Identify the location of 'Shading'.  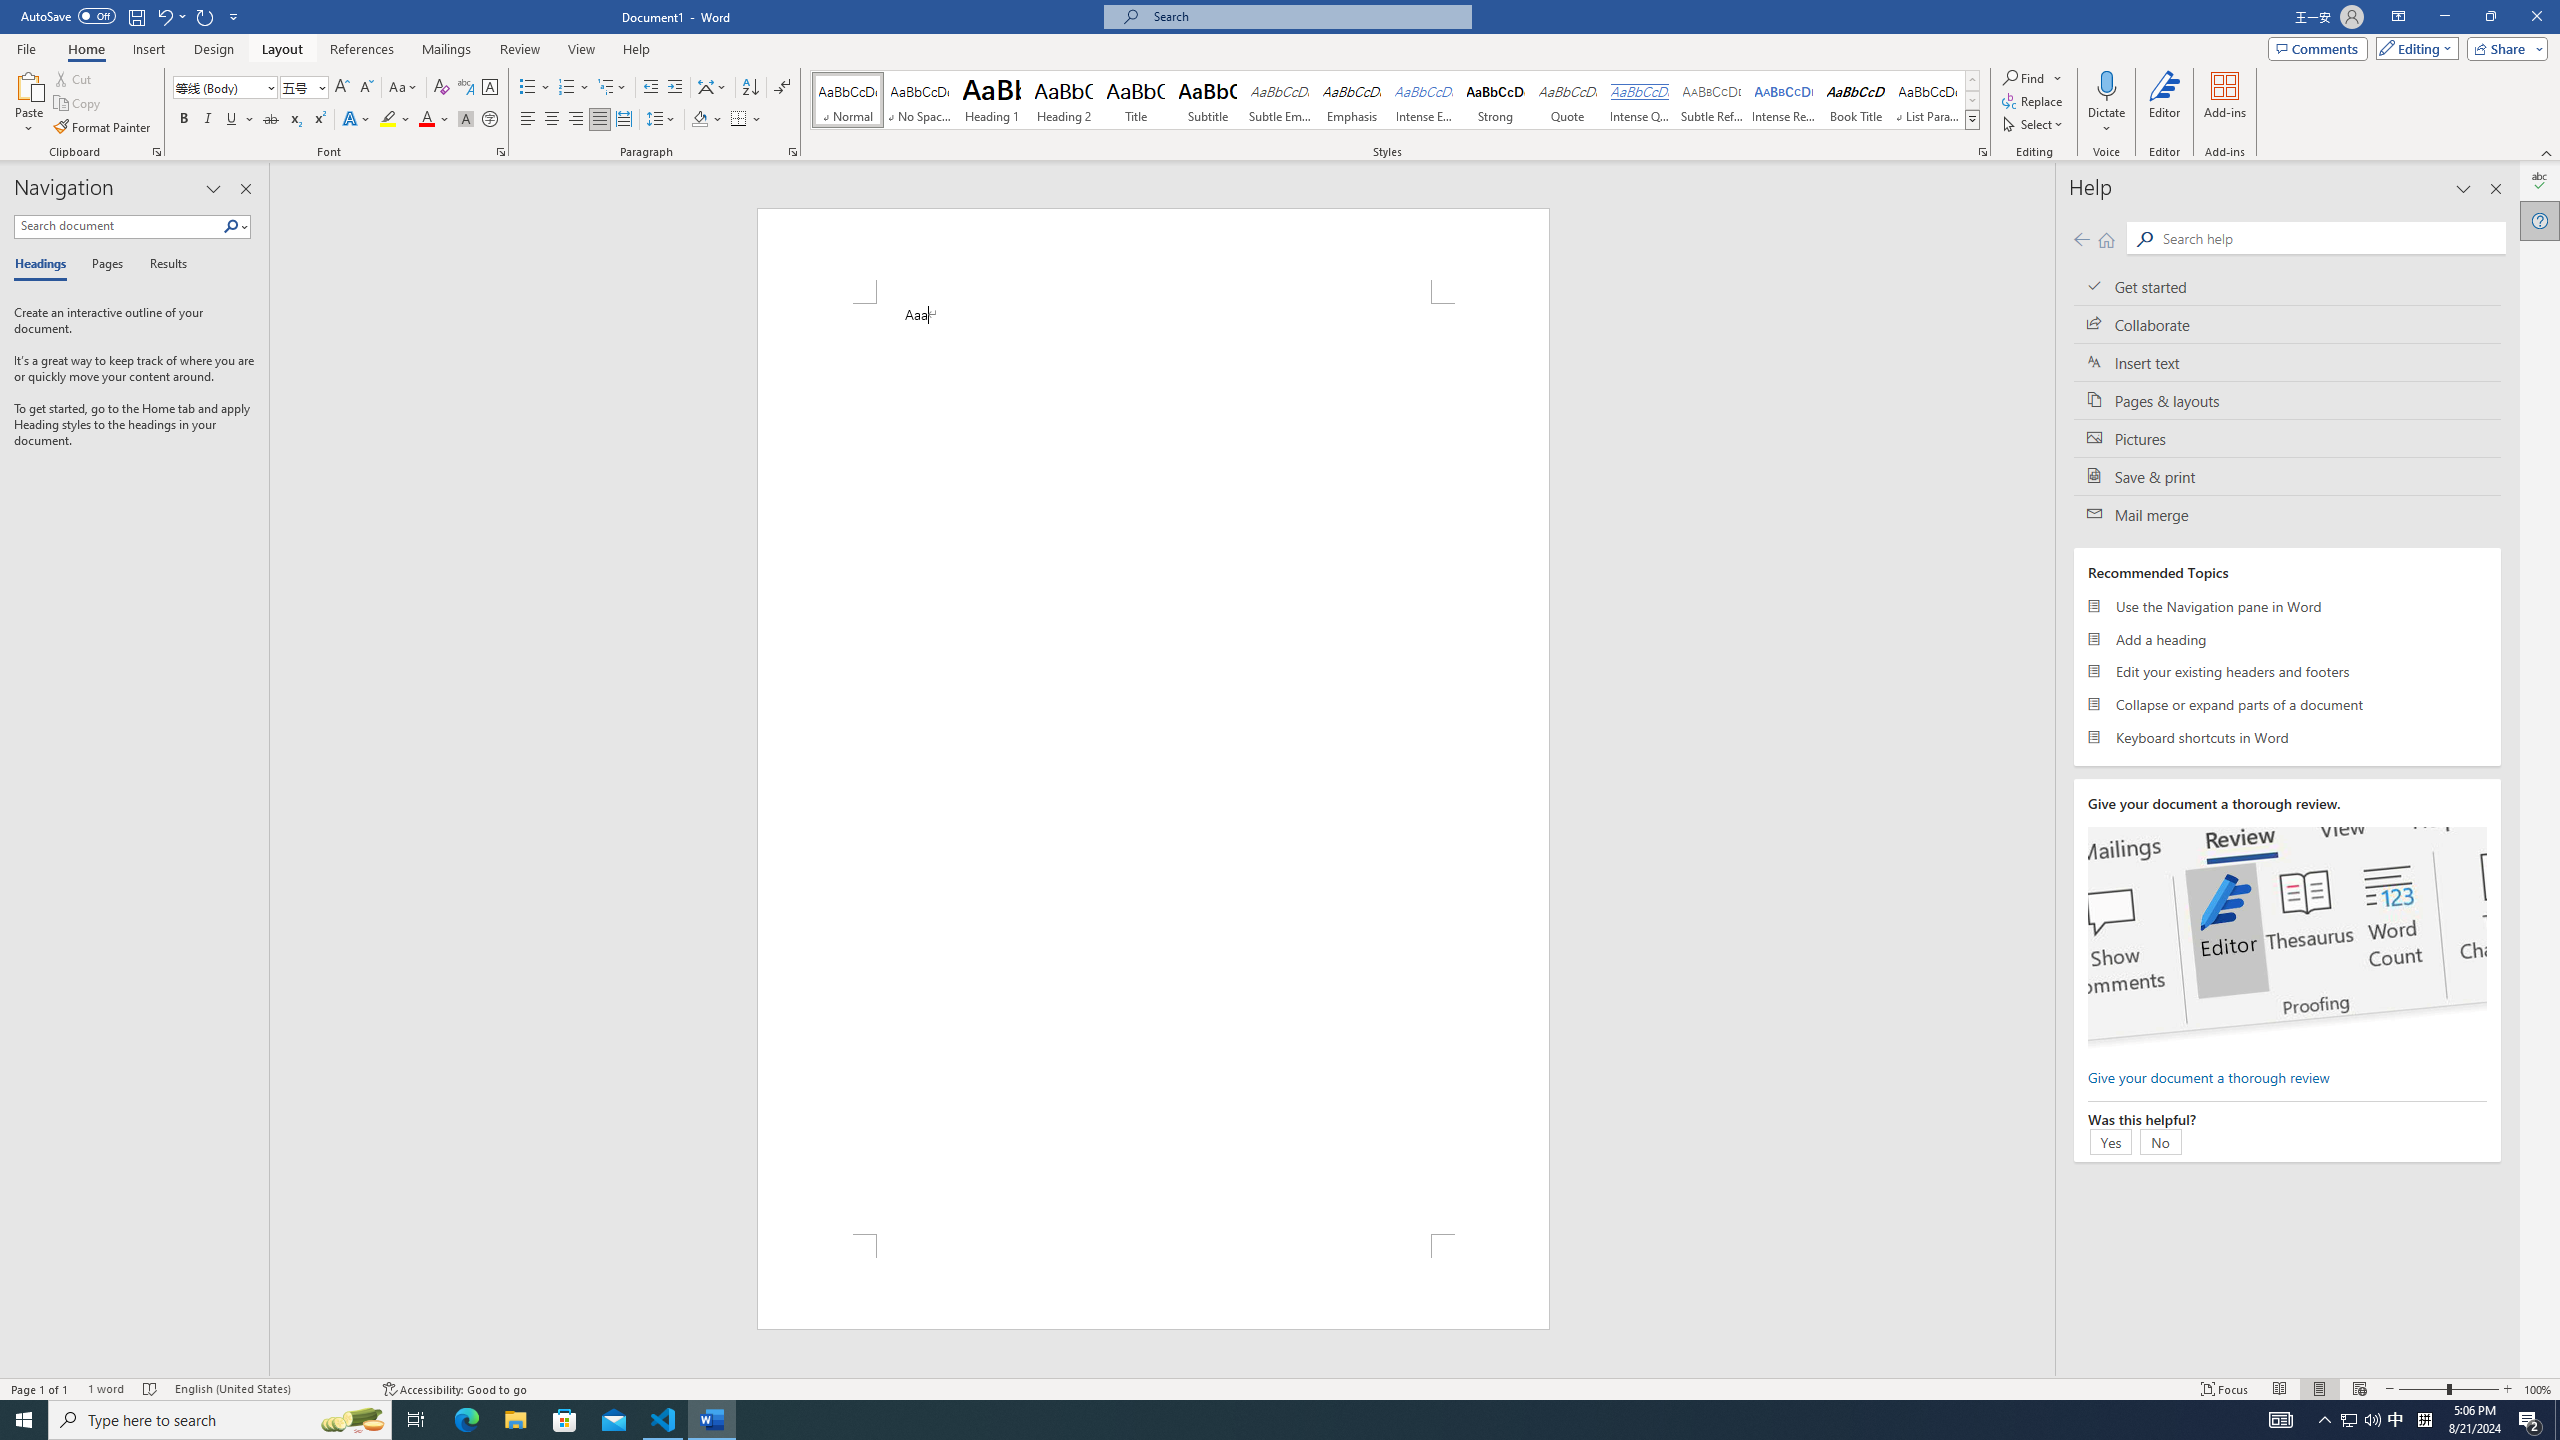
(706, 118).